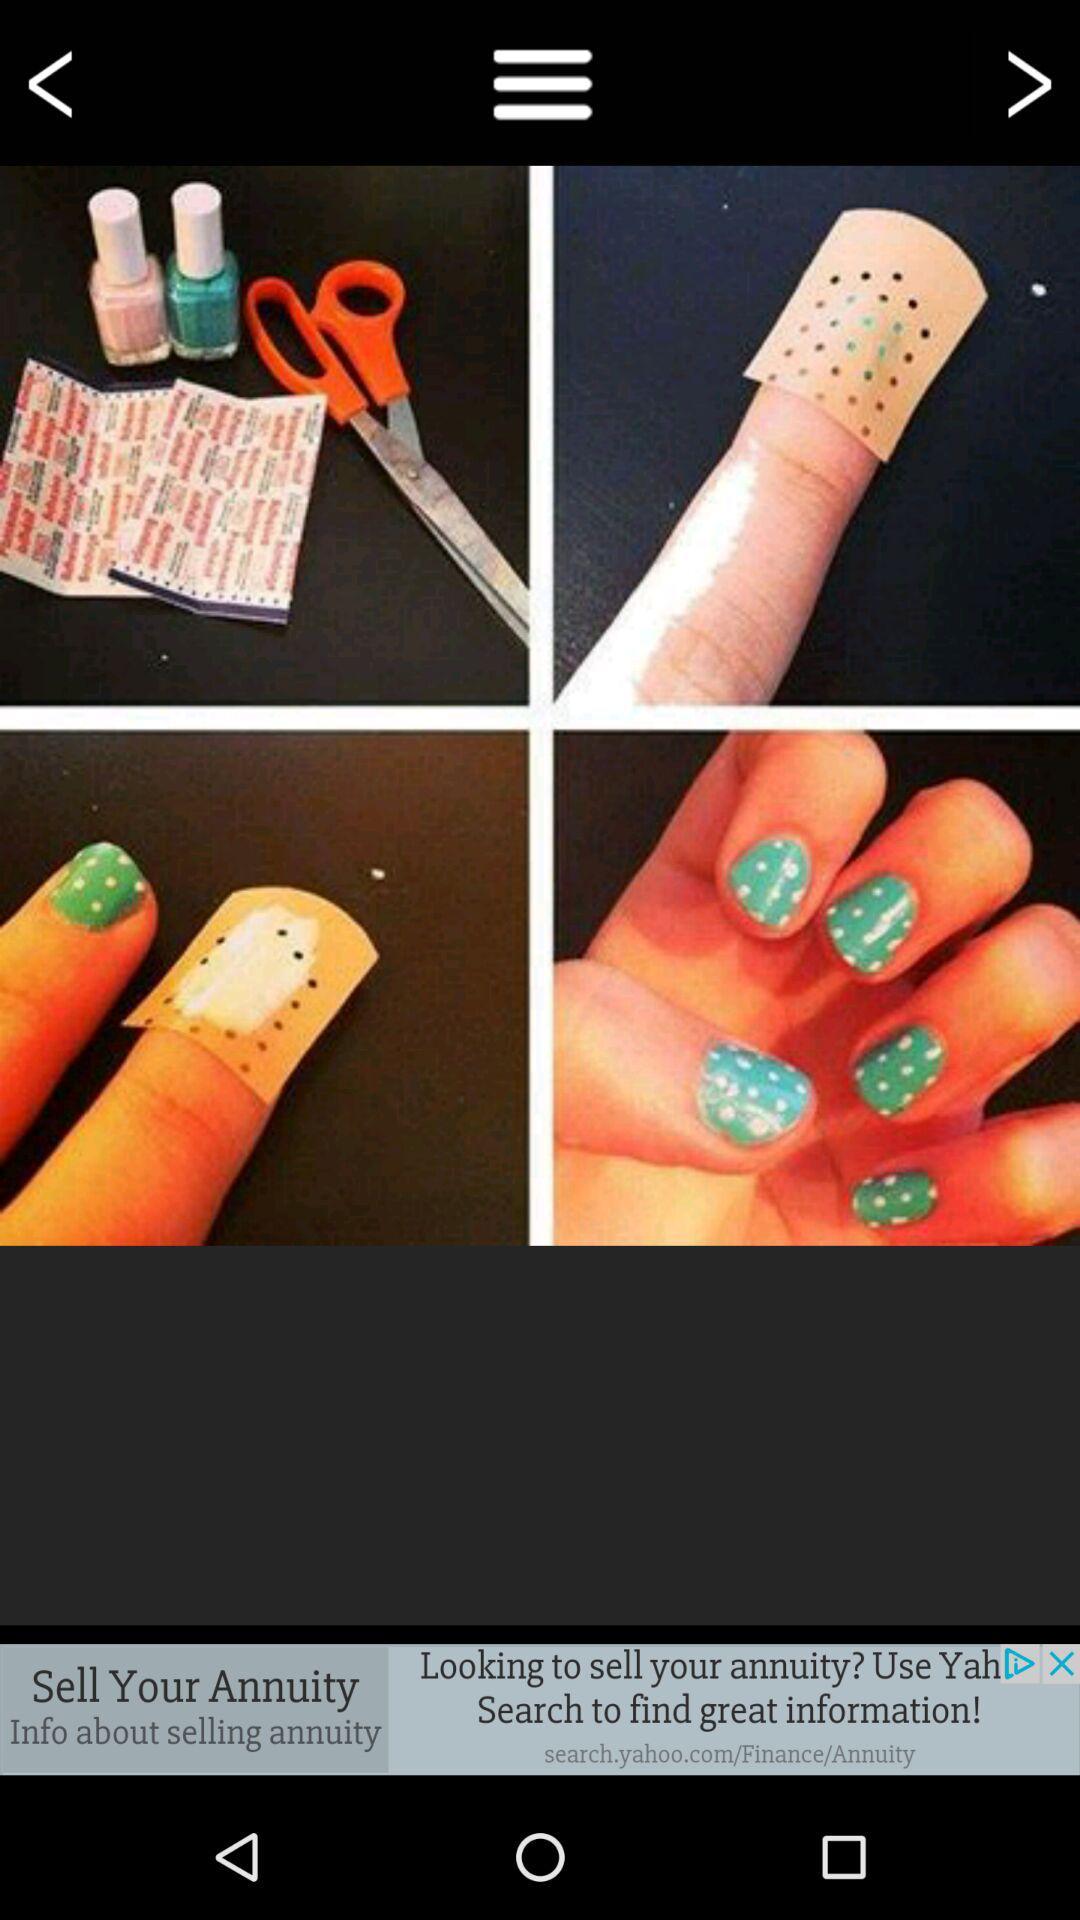 The height and width of the screenshot is (1920, 1080). What do you see at coordinates (540, 1708) in the screenshot?
I see `advertisement link to different site` at bounding box center [540, 1708].